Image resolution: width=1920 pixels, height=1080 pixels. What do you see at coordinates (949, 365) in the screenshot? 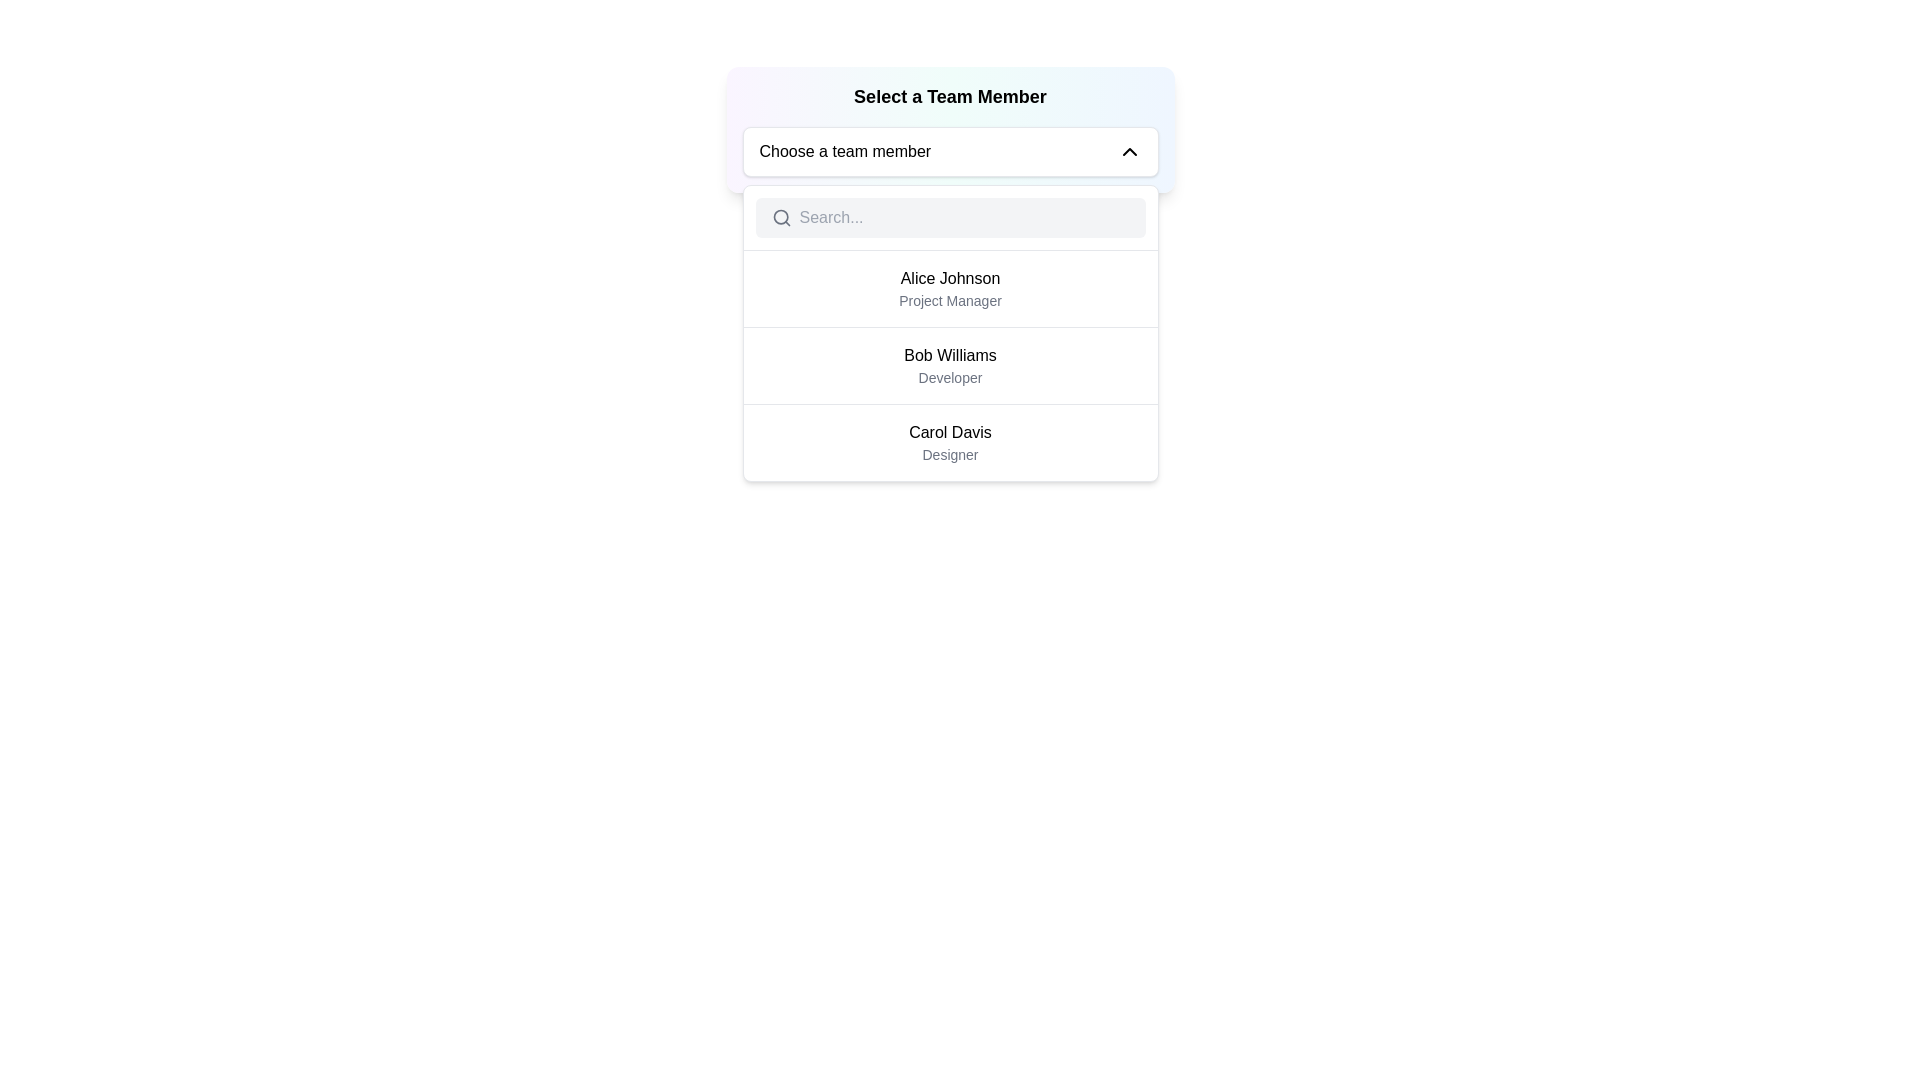
I see `the selectable option 'Bob Williams - Developer' in the dropdown menu` at bounding box center [949, 365].